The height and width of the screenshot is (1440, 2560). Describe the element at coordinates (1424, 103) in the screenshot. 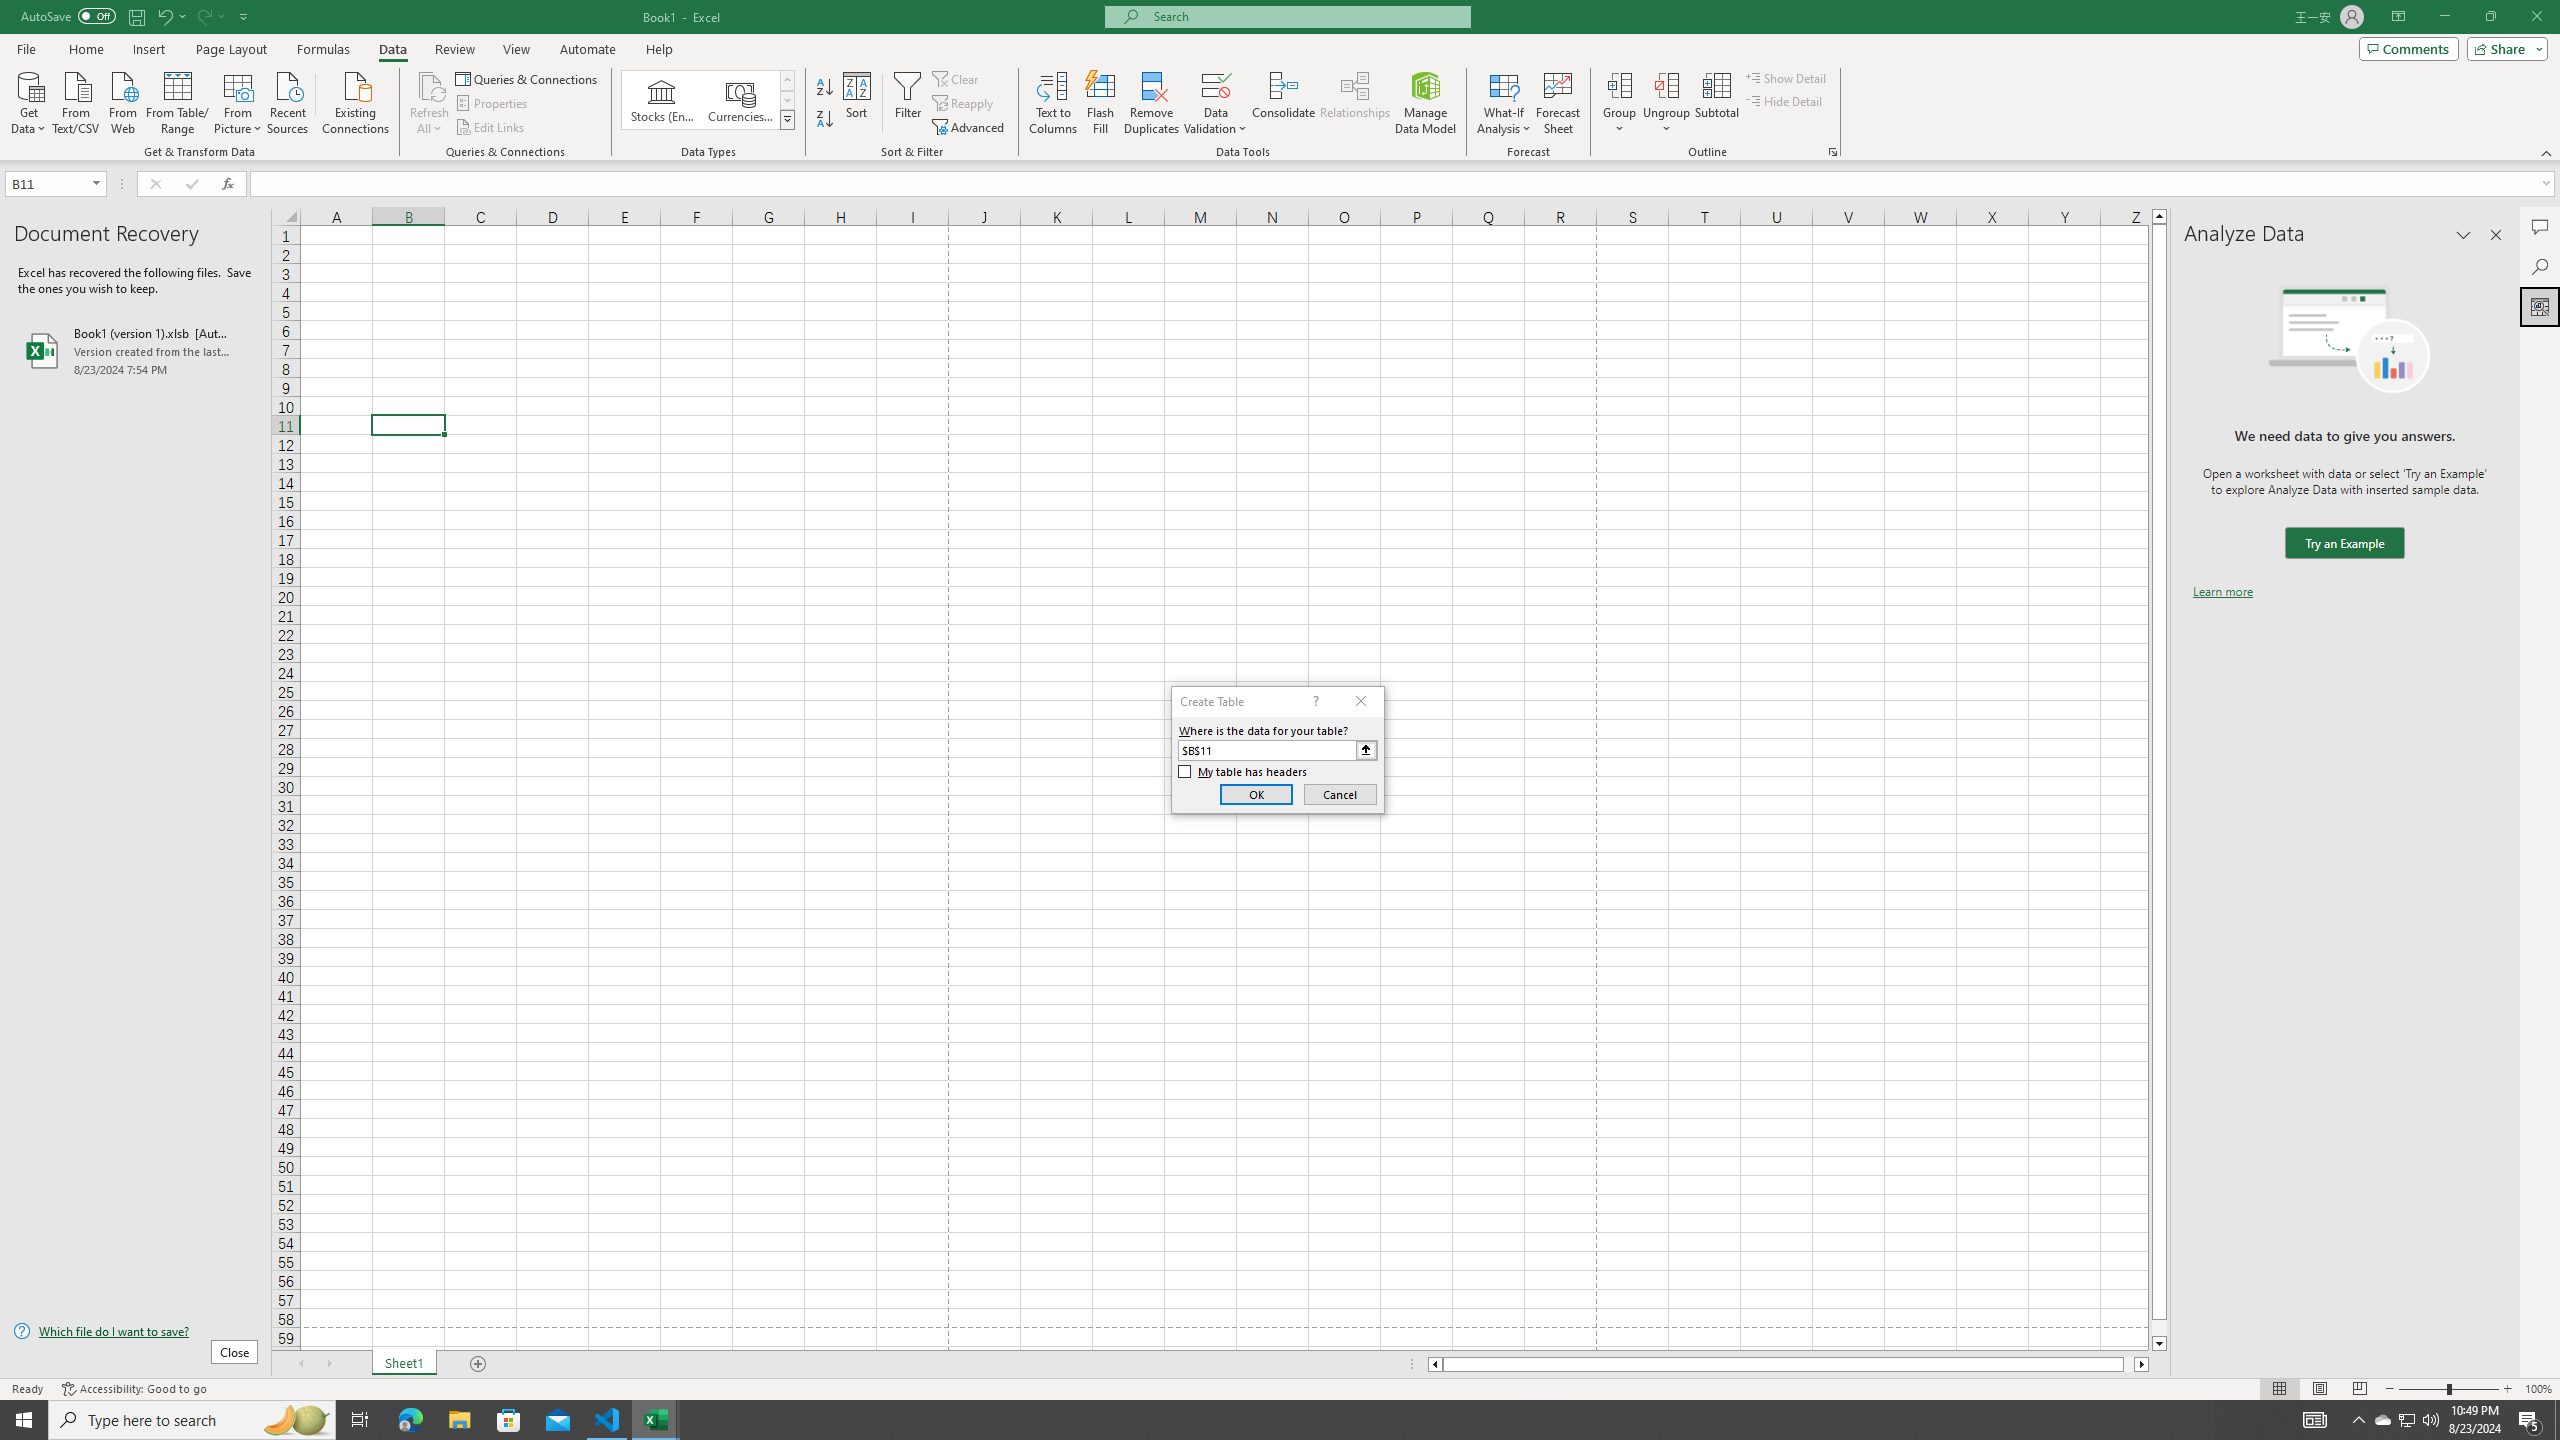

I see `'Manage Data Model'` at that location.